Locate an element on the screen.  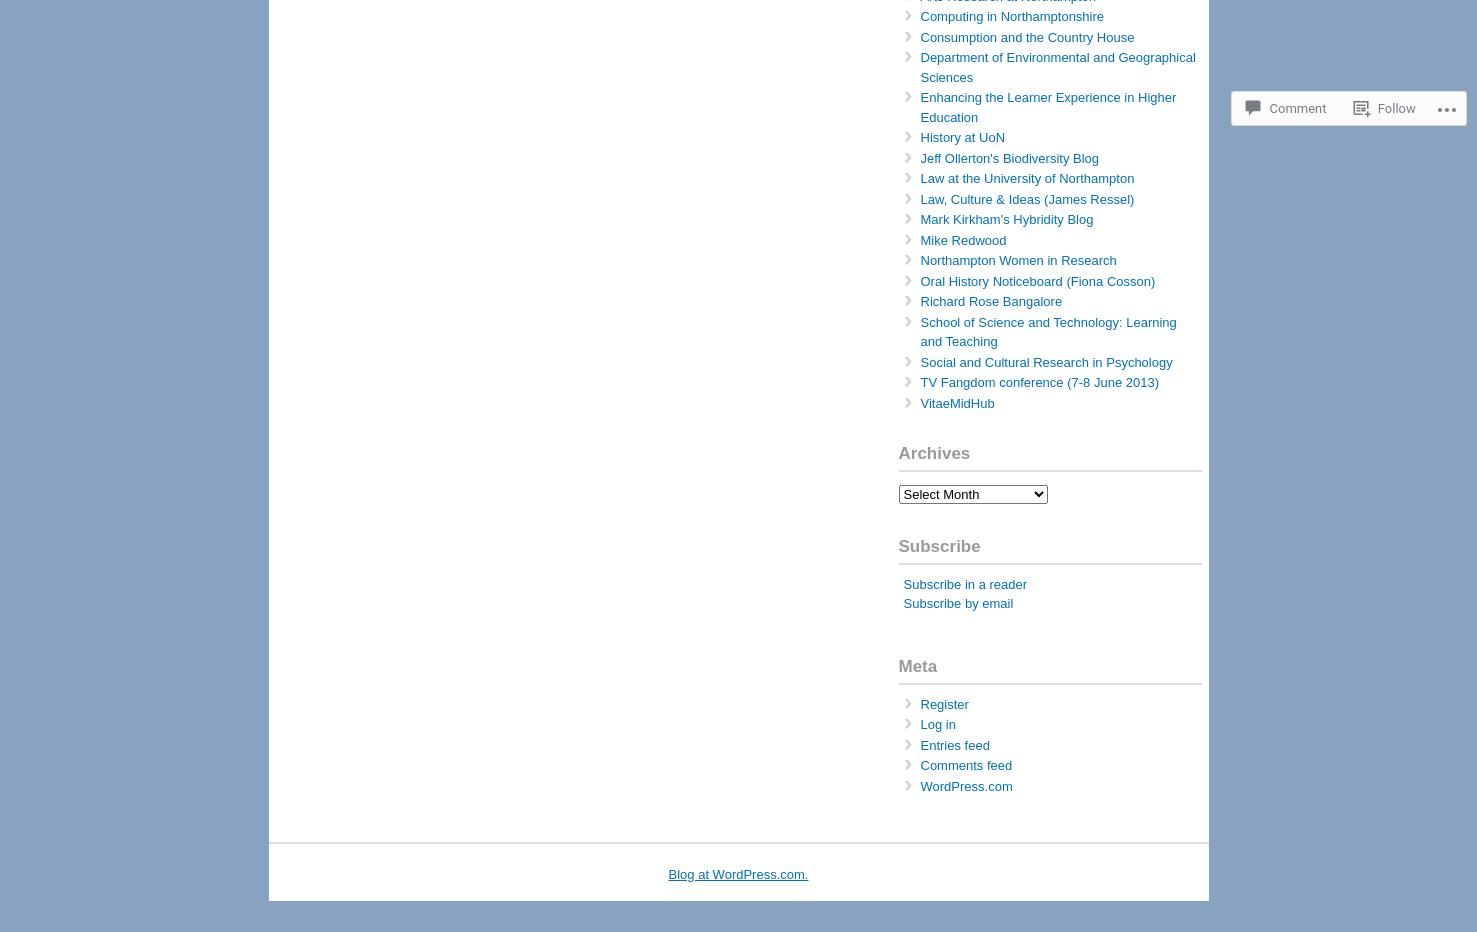
'Law, Culture & Ideas (James Ressel)' is located at coordinates (1025, 198).